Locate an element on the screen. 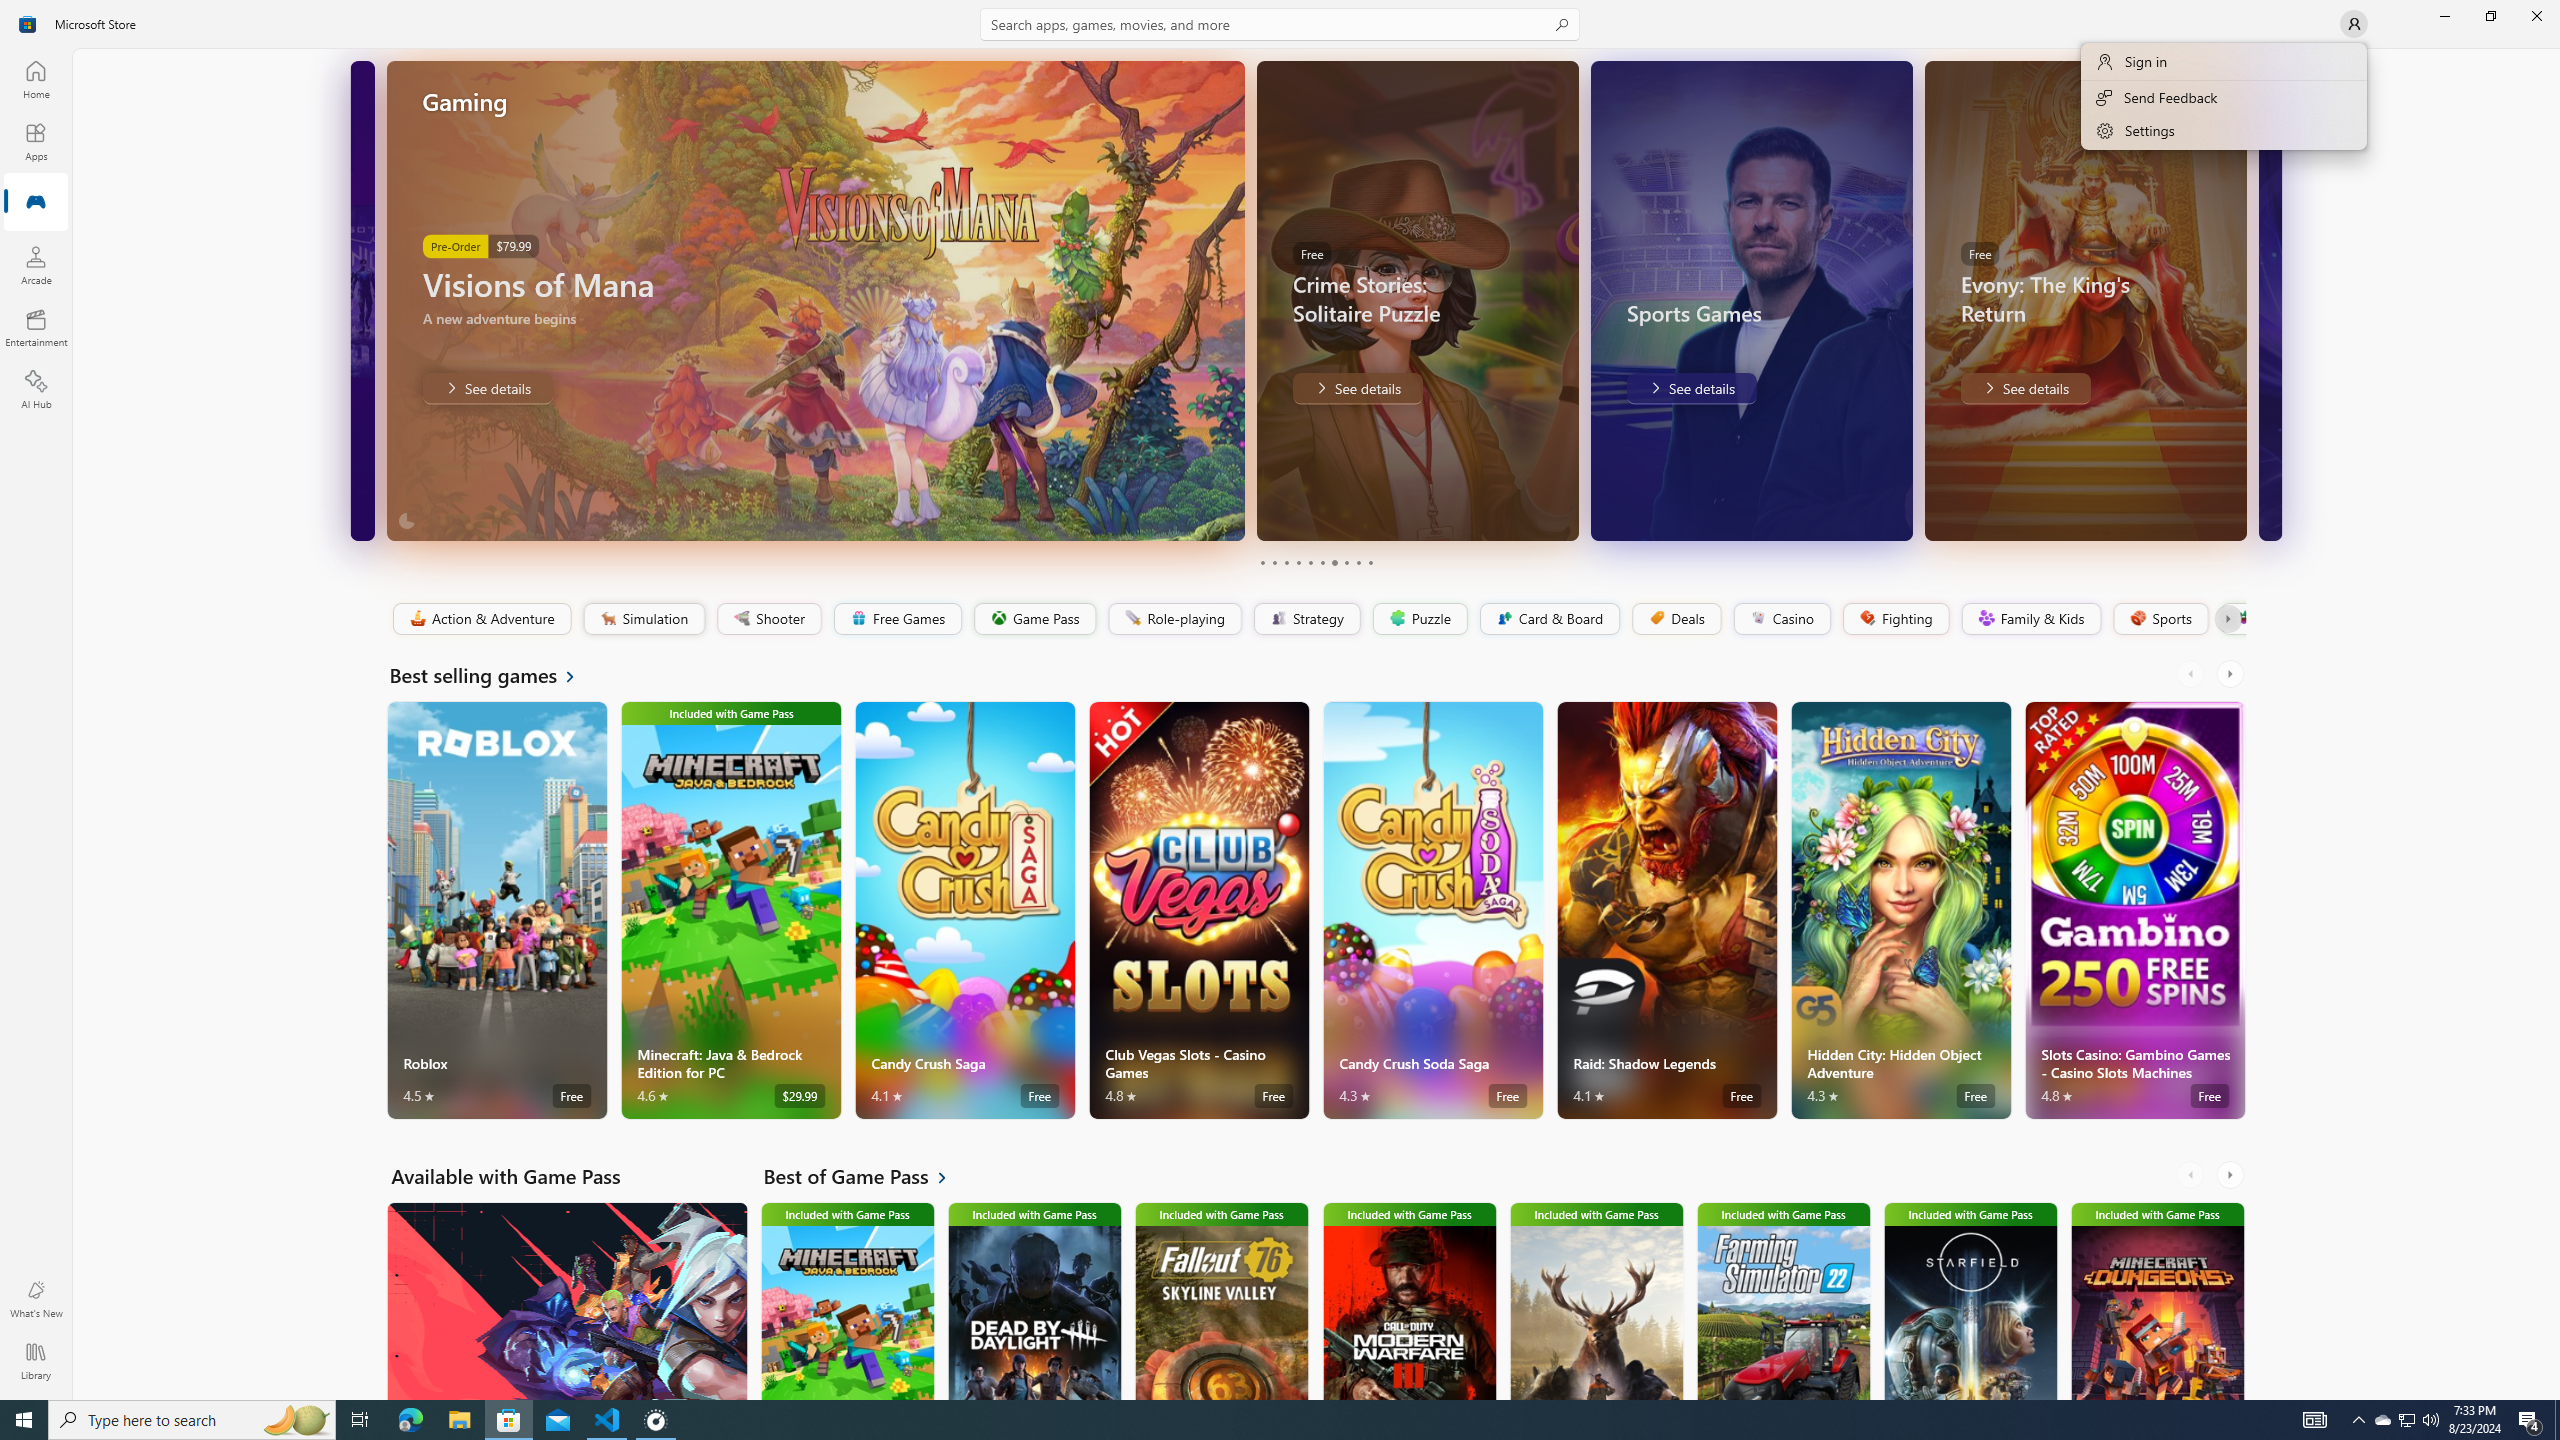 The height and width of the screenshot is (1440, 2560). 'Role-playing' is located at coordinates (1174, 618).